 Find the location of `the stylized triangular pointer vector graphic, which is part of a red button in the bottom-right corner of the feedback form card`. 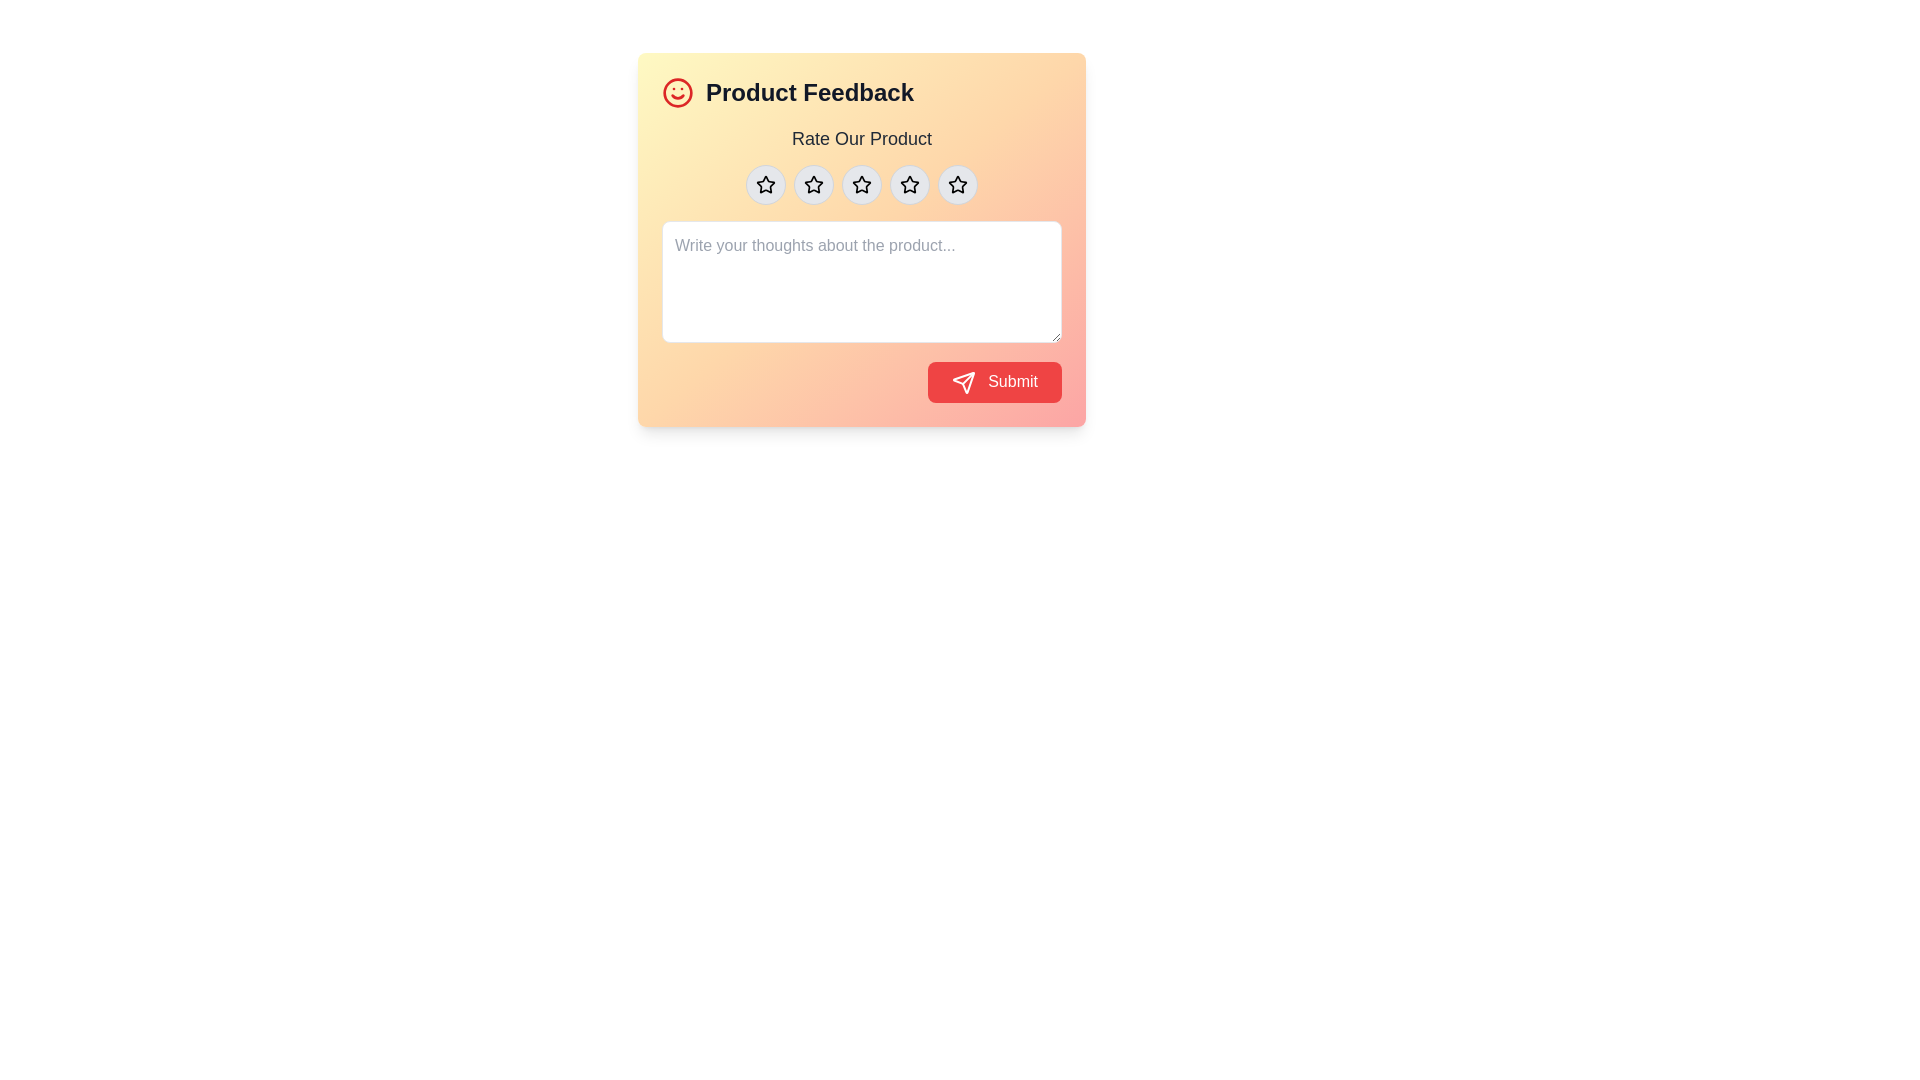

the stylized triangular pointer vector graphic, which is part of a red button in the bottom-right corner of the feedback form card is located at coordinates (963, 382).